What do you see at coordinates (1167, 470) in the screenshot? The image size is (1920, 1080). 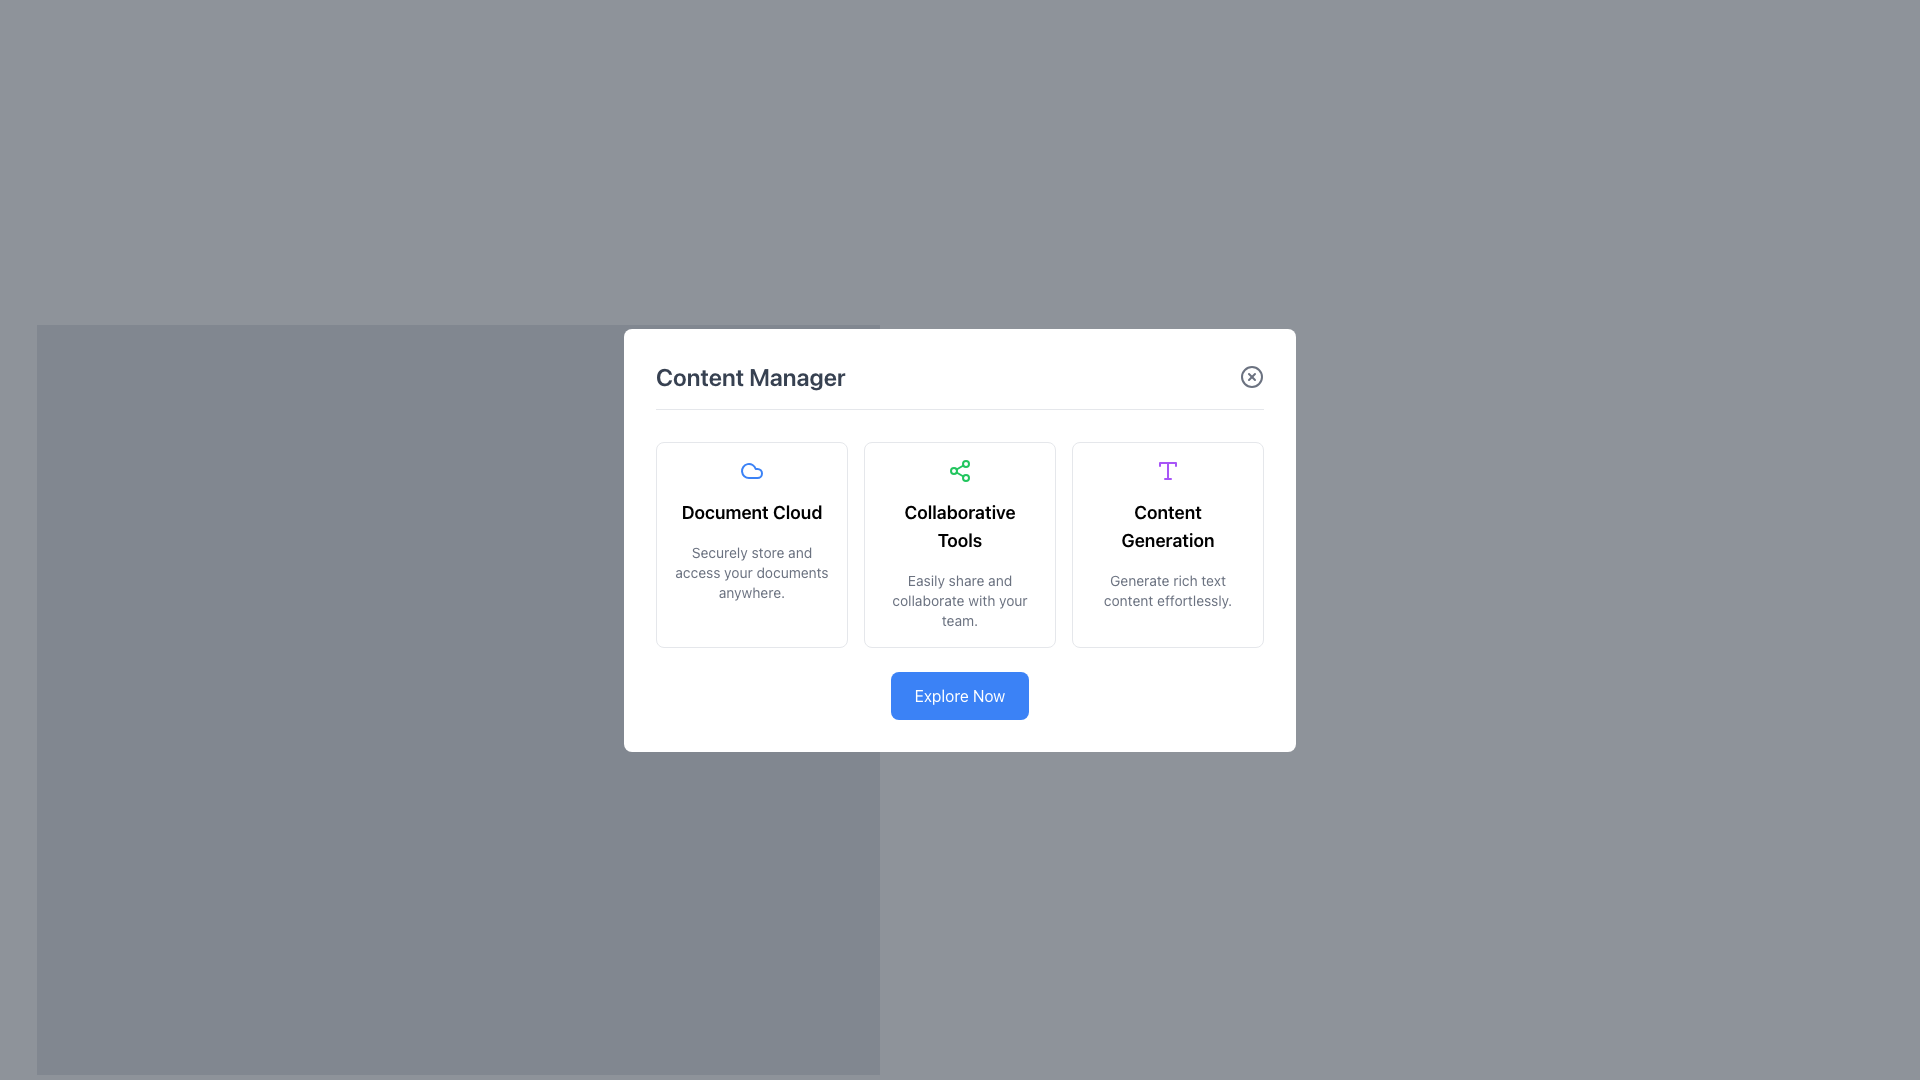 I see `the purple SVG icon of a stylized capital 'T' located at the top of the 'Content Generation' card` at bounding box center [1167, 470].